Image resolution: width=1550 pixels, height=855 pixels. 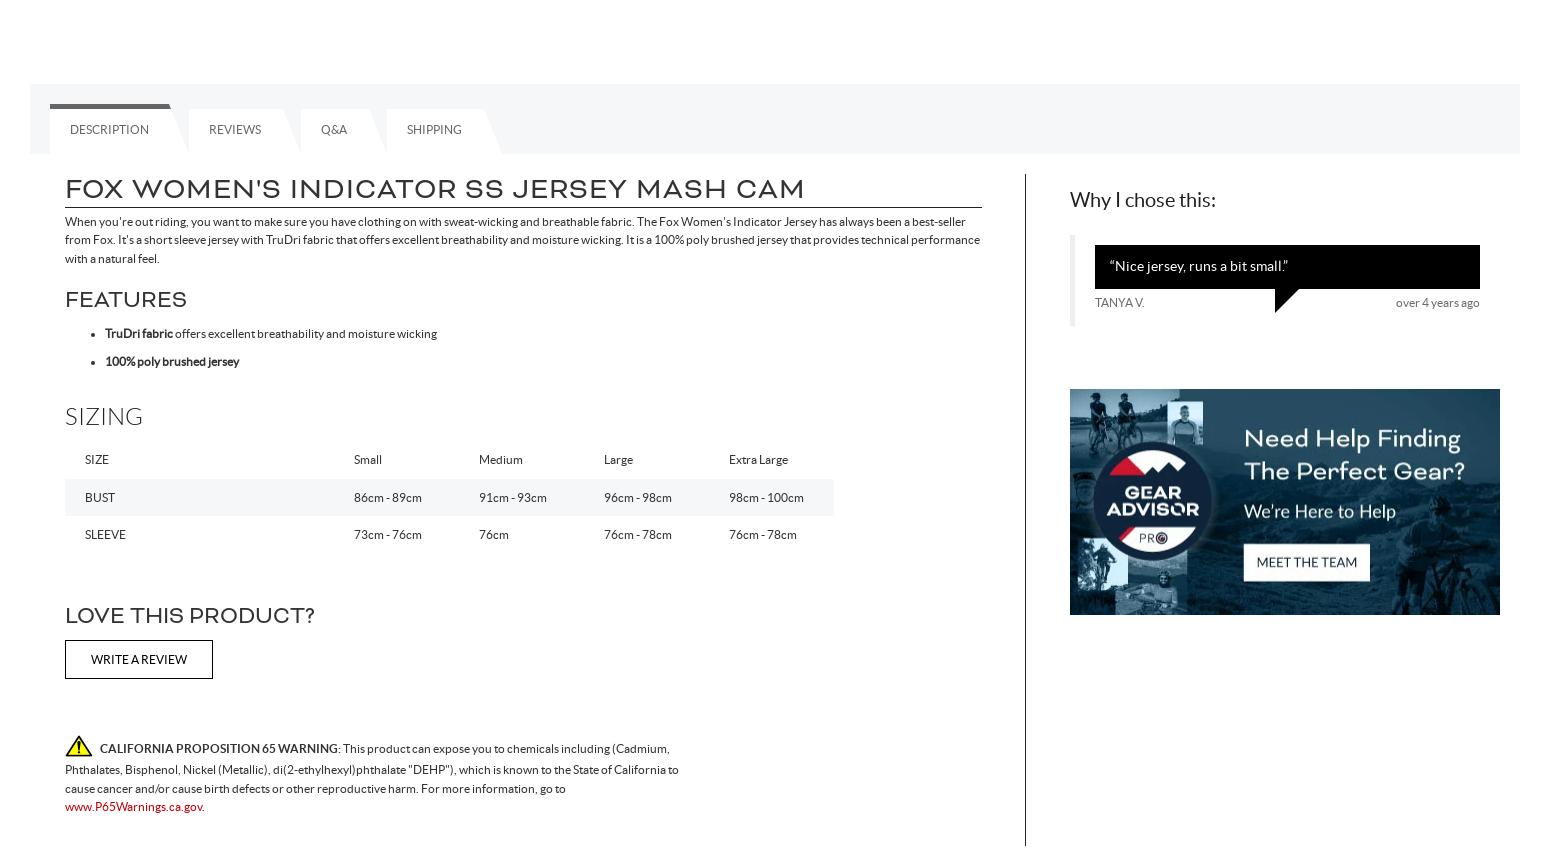 What do you see at coordinates (366, 458) in the screenshot?
I see `'Small'` at bounding box center [366, 458].